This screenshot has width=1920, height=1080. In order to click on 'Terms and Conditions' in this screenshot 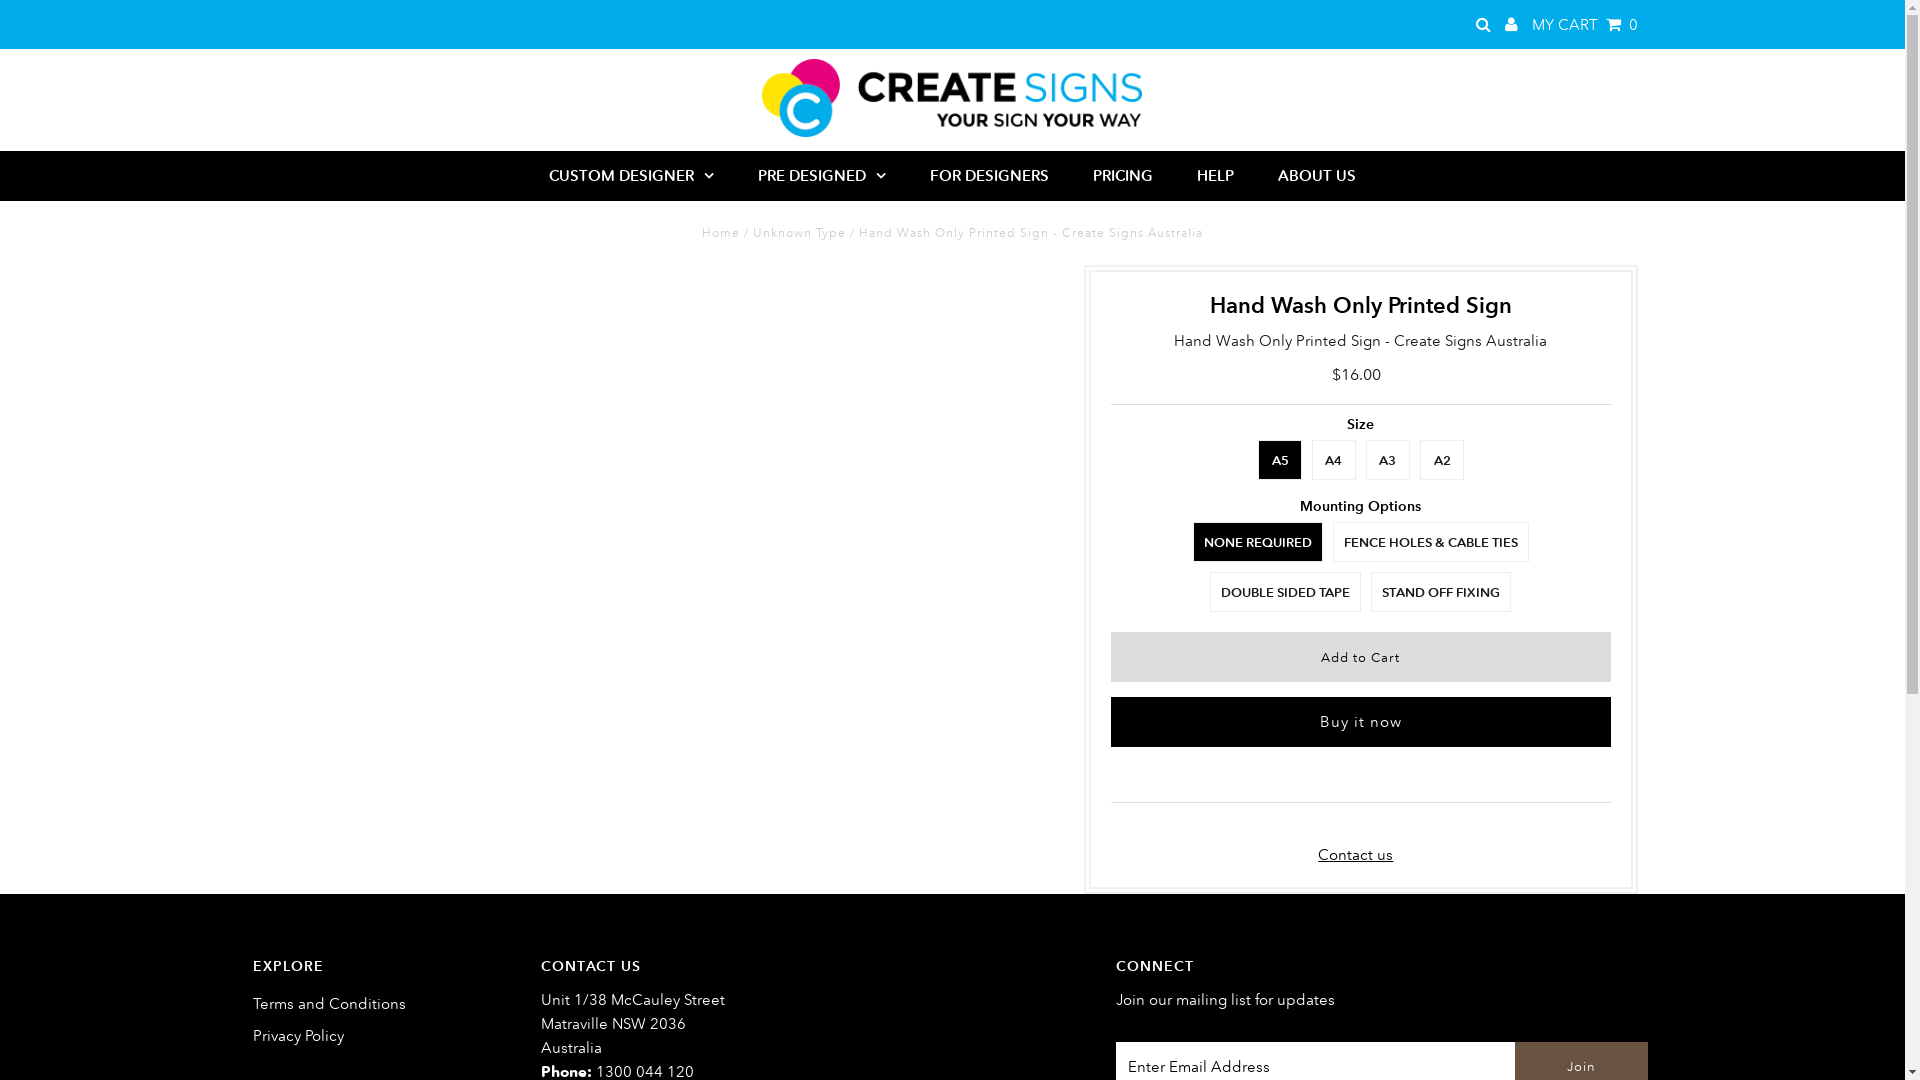, I will do `click(251, 1003)`.